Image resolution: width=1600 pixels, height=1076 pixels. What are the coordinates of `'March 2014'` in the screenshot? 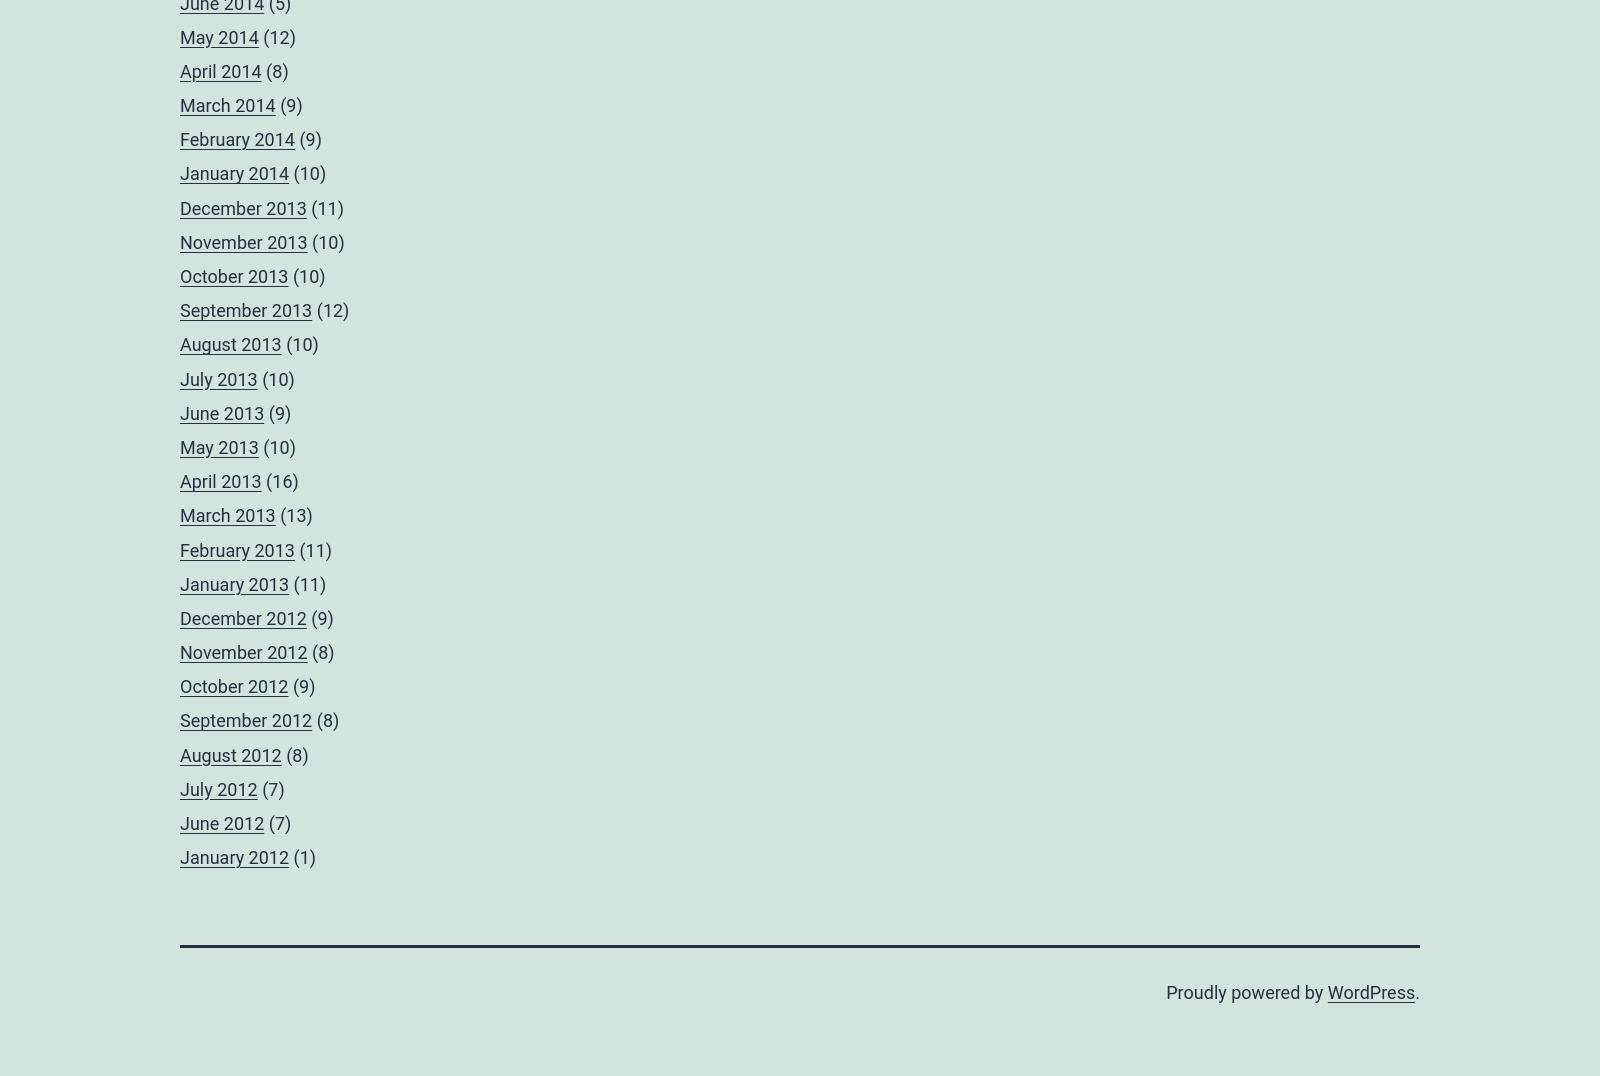 It's located at (227, 104).